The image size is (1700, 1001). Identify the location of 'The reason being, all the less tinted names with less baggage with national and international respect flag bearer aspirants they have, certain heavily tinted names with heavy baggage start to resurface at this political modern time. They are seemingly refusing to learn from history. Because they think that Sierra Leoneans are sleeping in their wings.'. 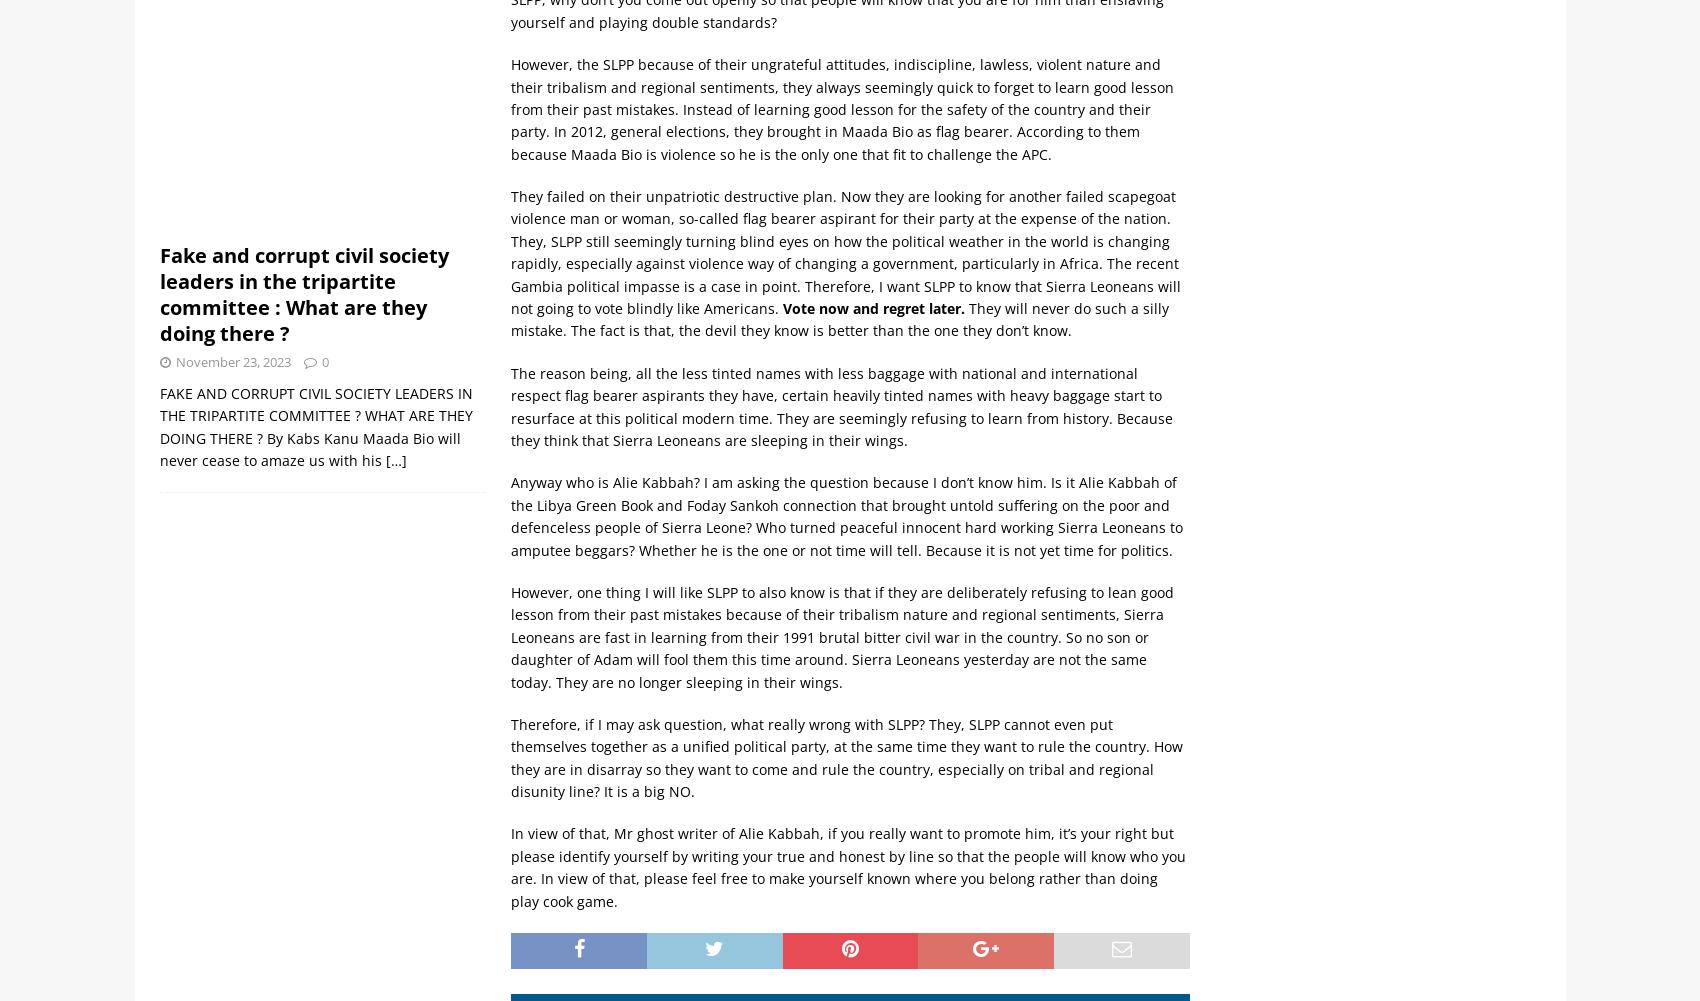
(841, 405).